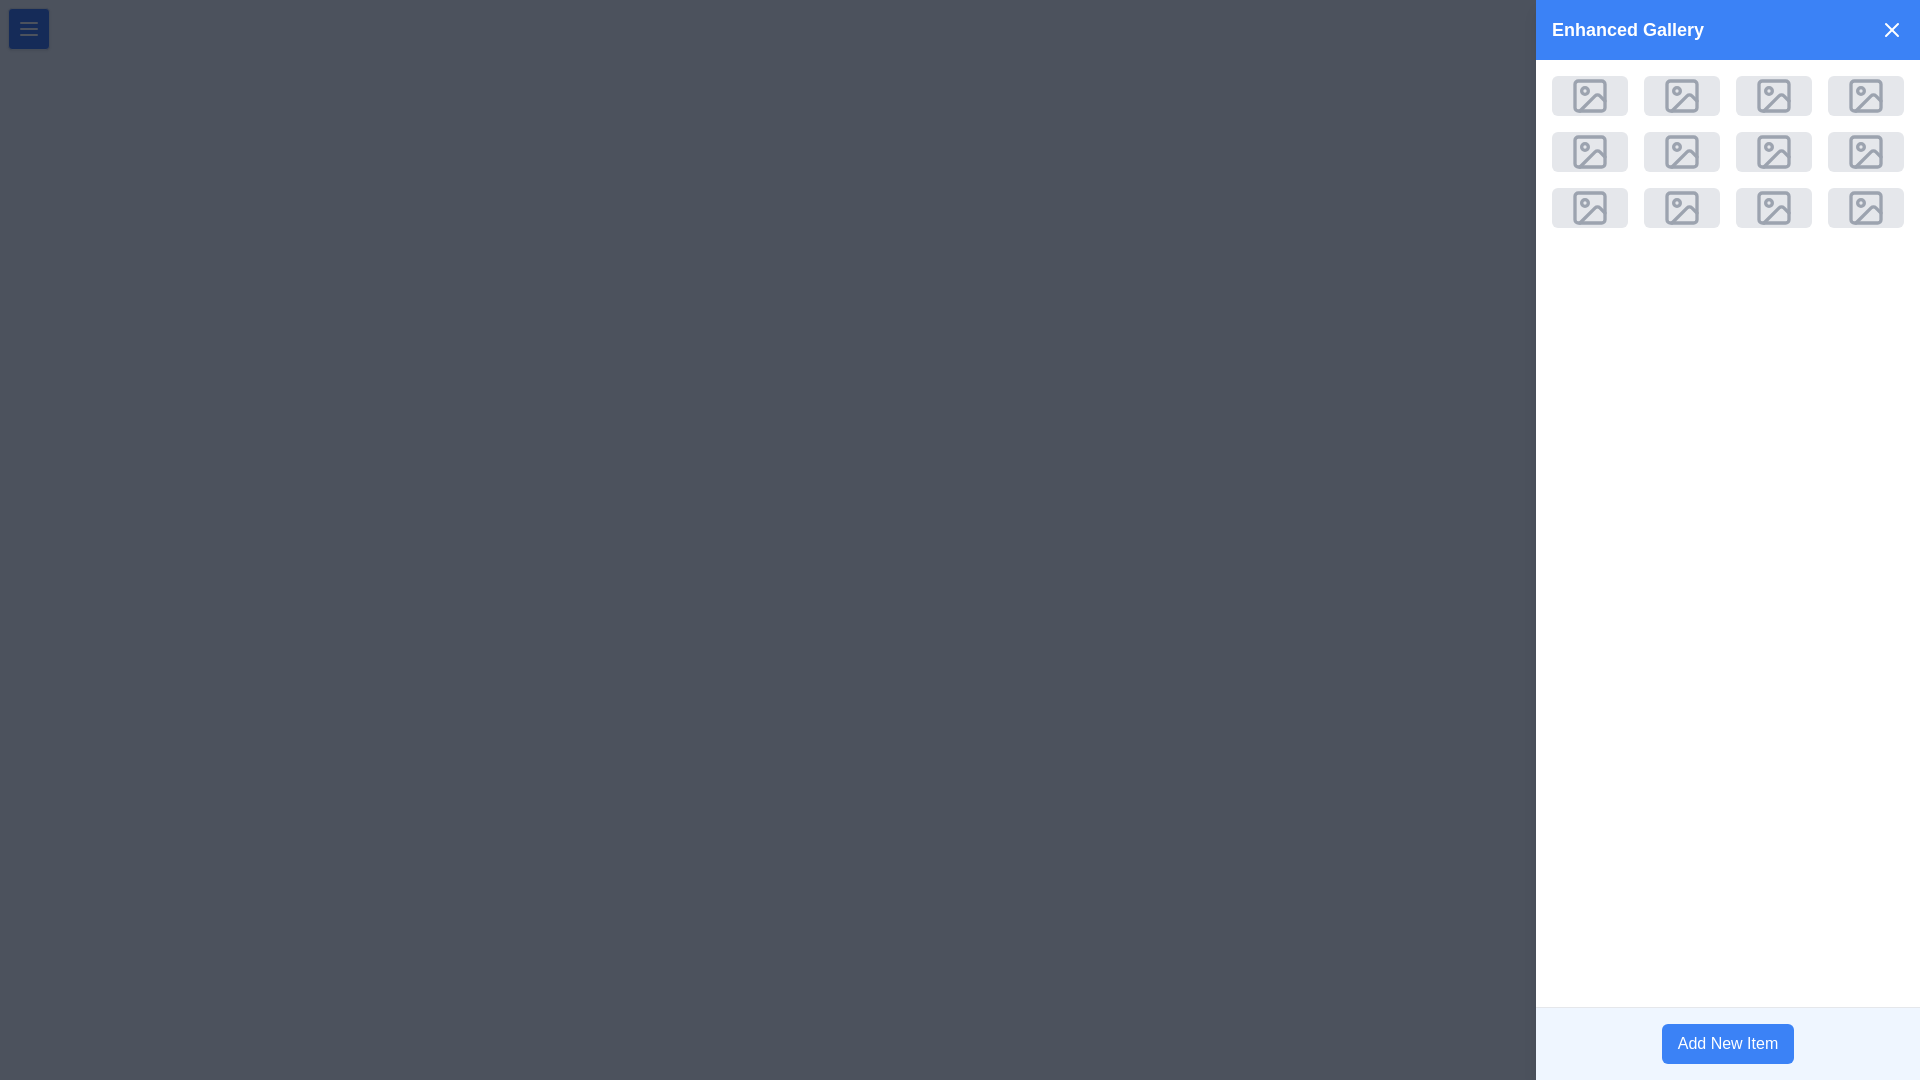 The width and height of the screenshot is (1920, 1080). What do you see at coordinates (1865, 150) in the screenshot?
I see `the decorative icon component in the last column of the third row of the grid layout in the 'Enhanced Gallery' panel` at bounding box center [1865, 150].